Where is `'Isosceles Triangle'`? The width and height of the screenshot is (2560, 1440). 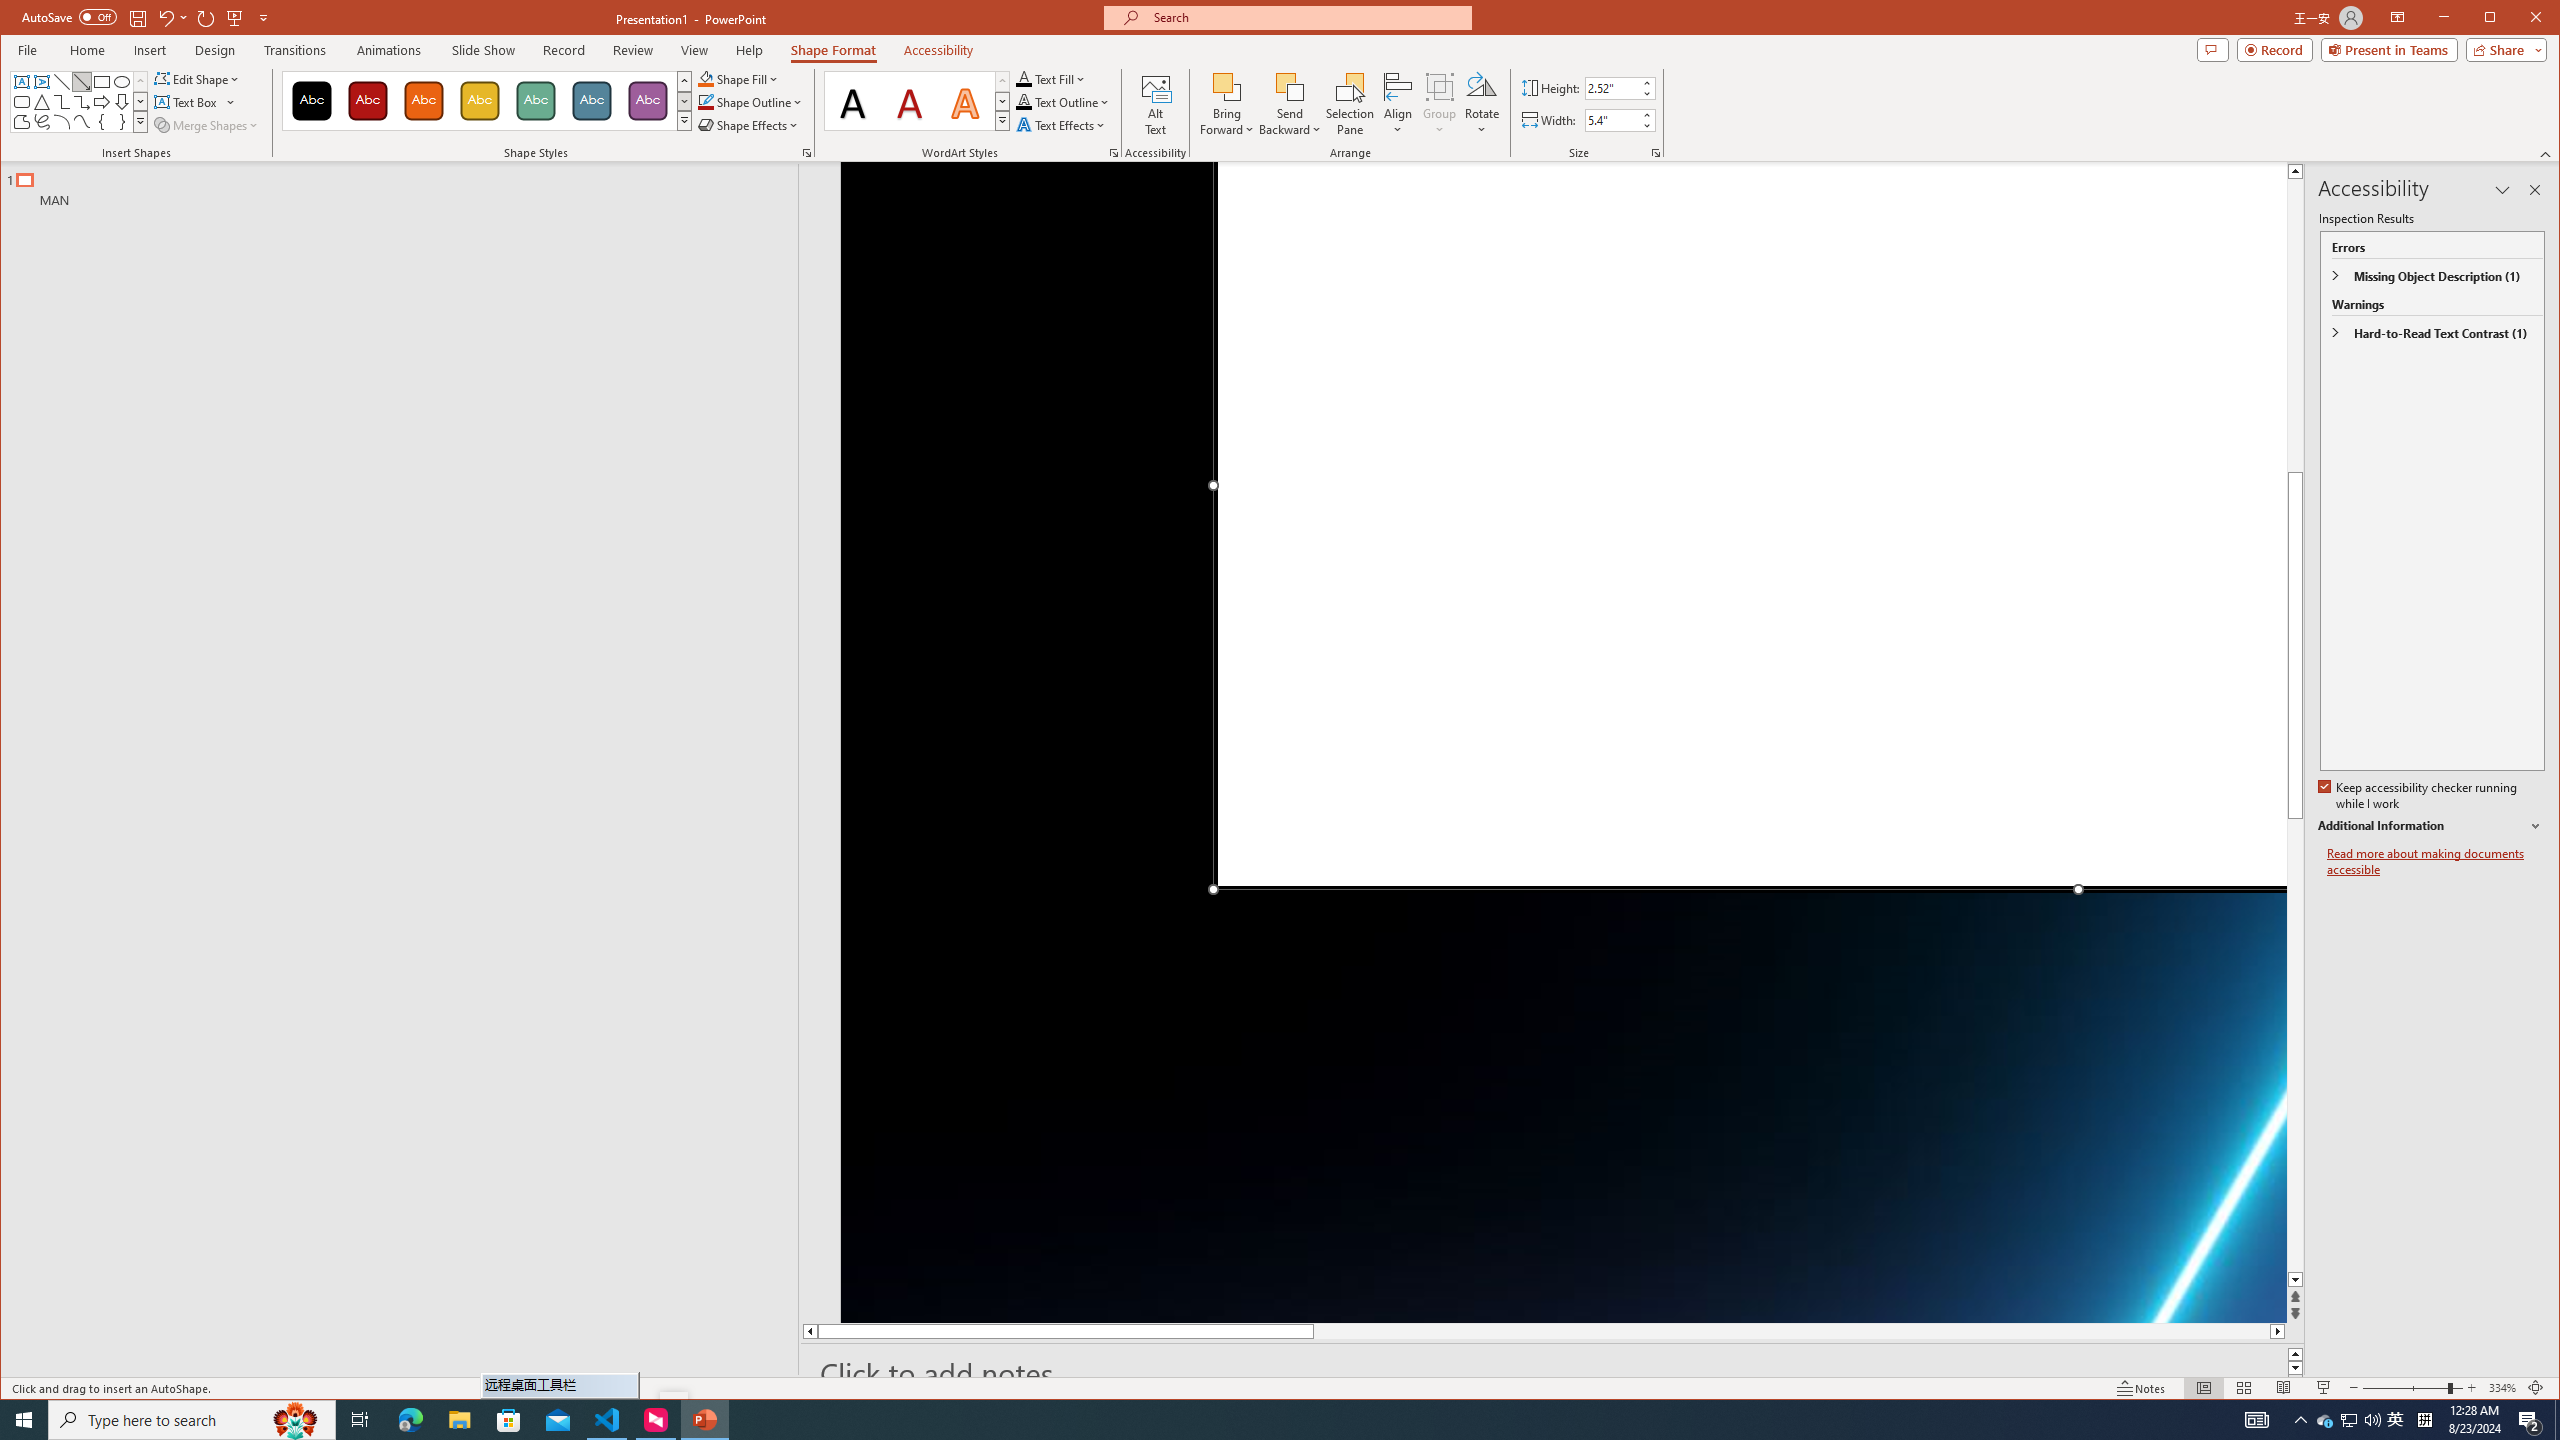 'Isosceles Triangle' is located at coordinates (40, 102).